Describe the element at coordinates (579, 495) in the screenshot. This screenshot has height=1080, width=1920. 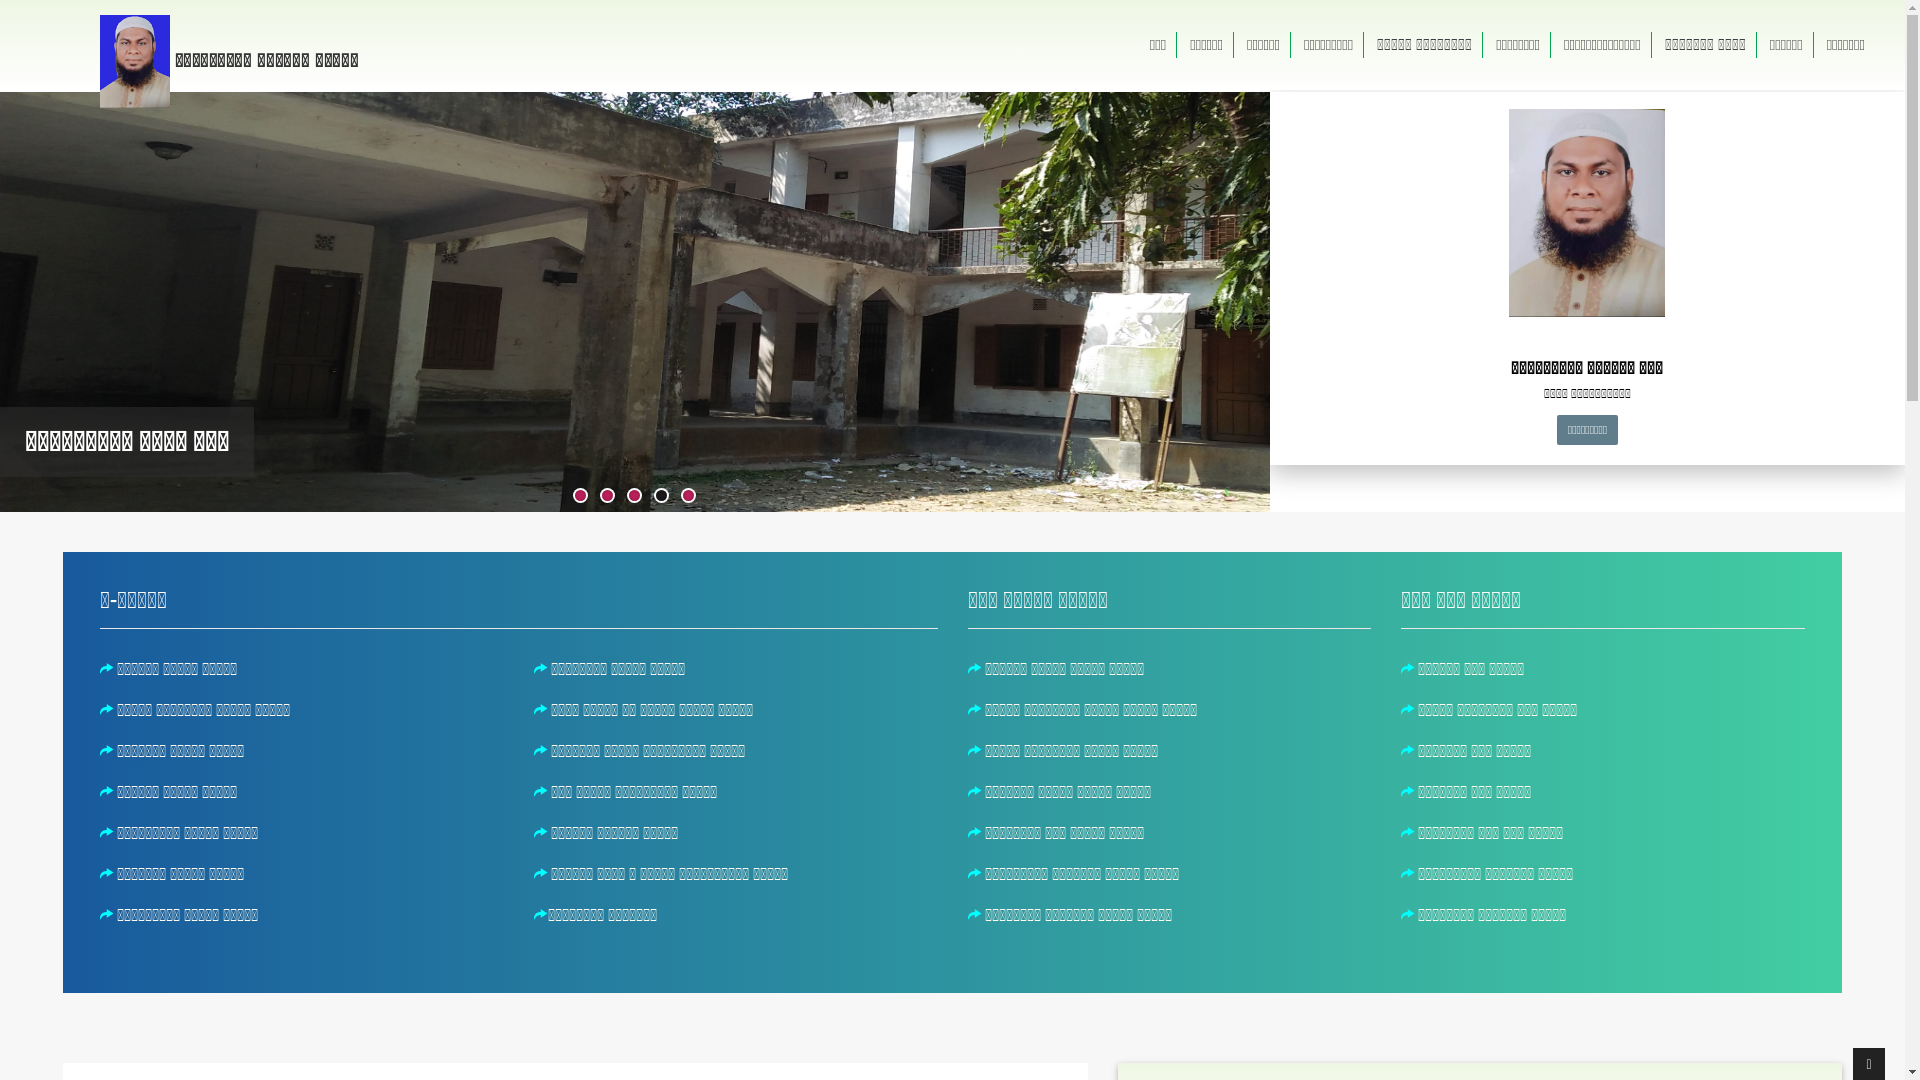
I see `'1'` at that location.